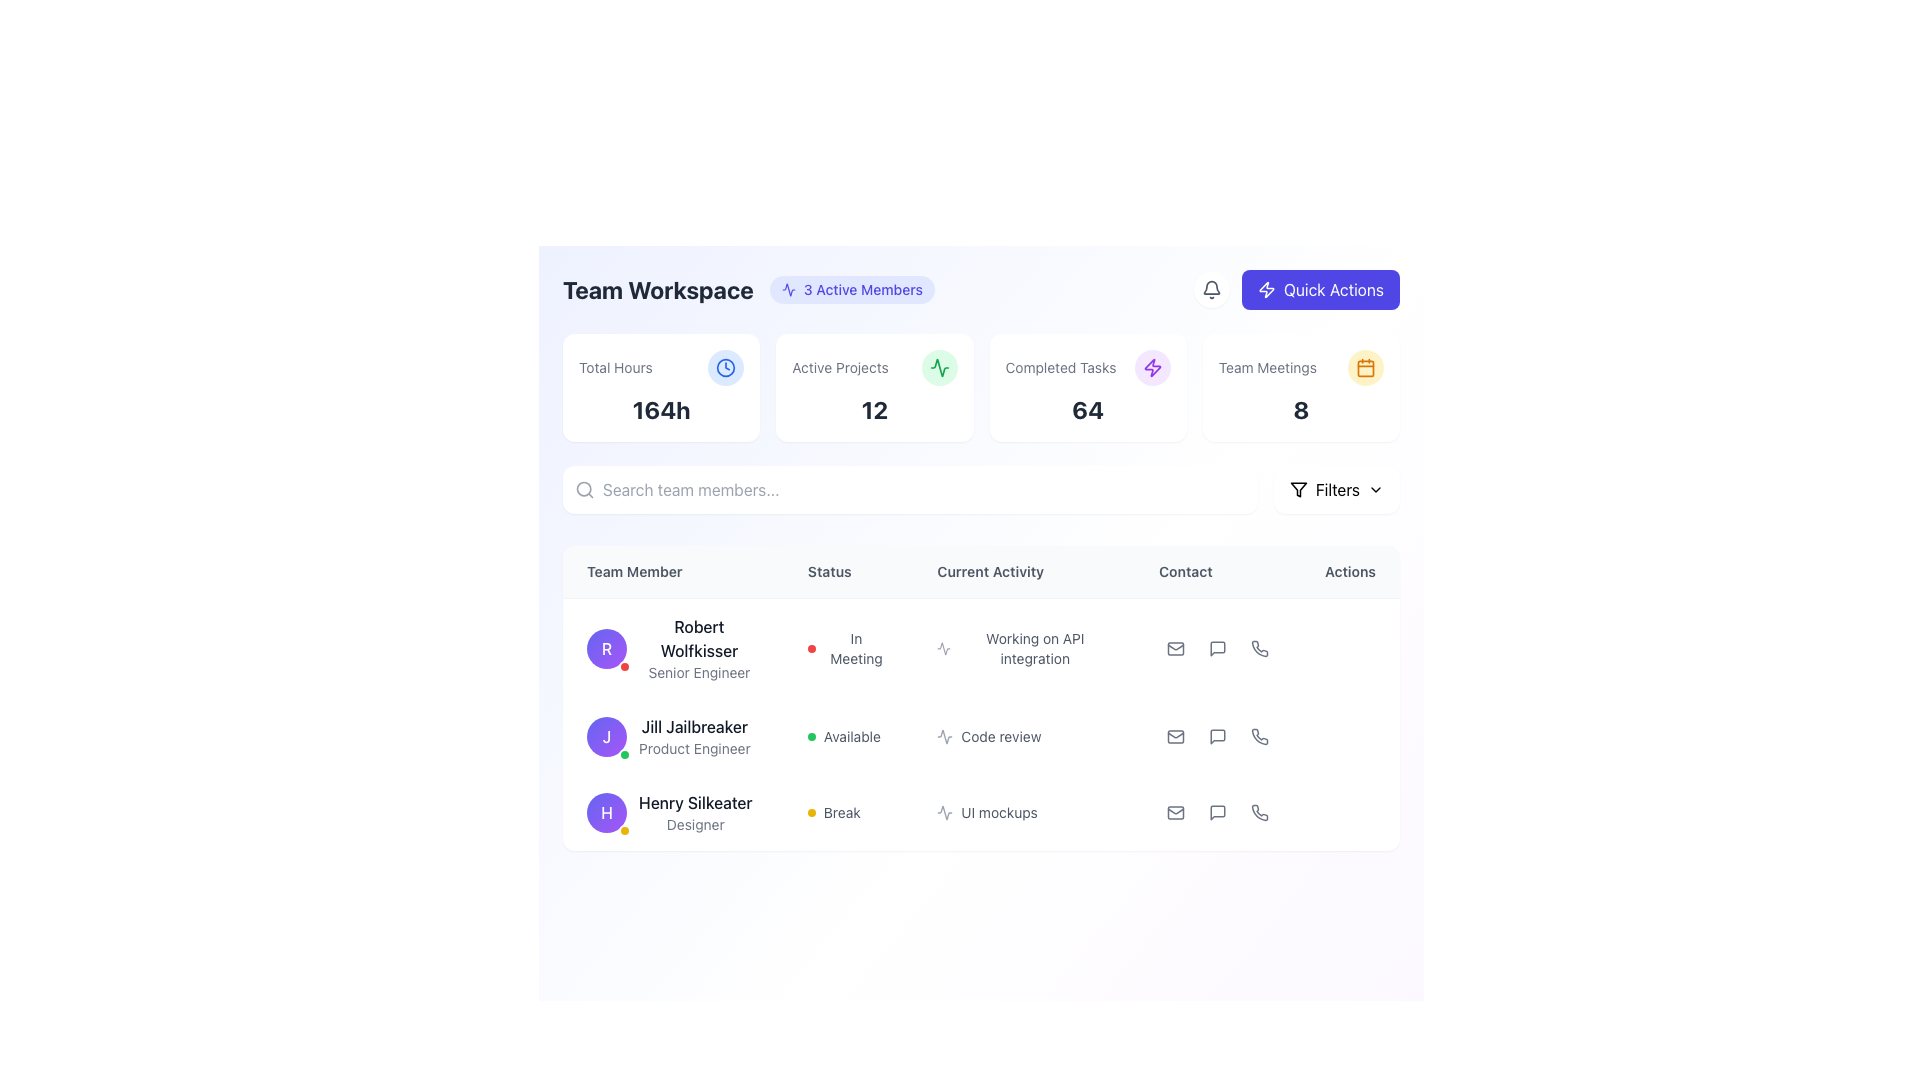 The height and width of the screenshot is (1080, 1920). I want to click on the mail icon in the row associated with the user 'Jill Jailbreaker', so click(1176, 736).